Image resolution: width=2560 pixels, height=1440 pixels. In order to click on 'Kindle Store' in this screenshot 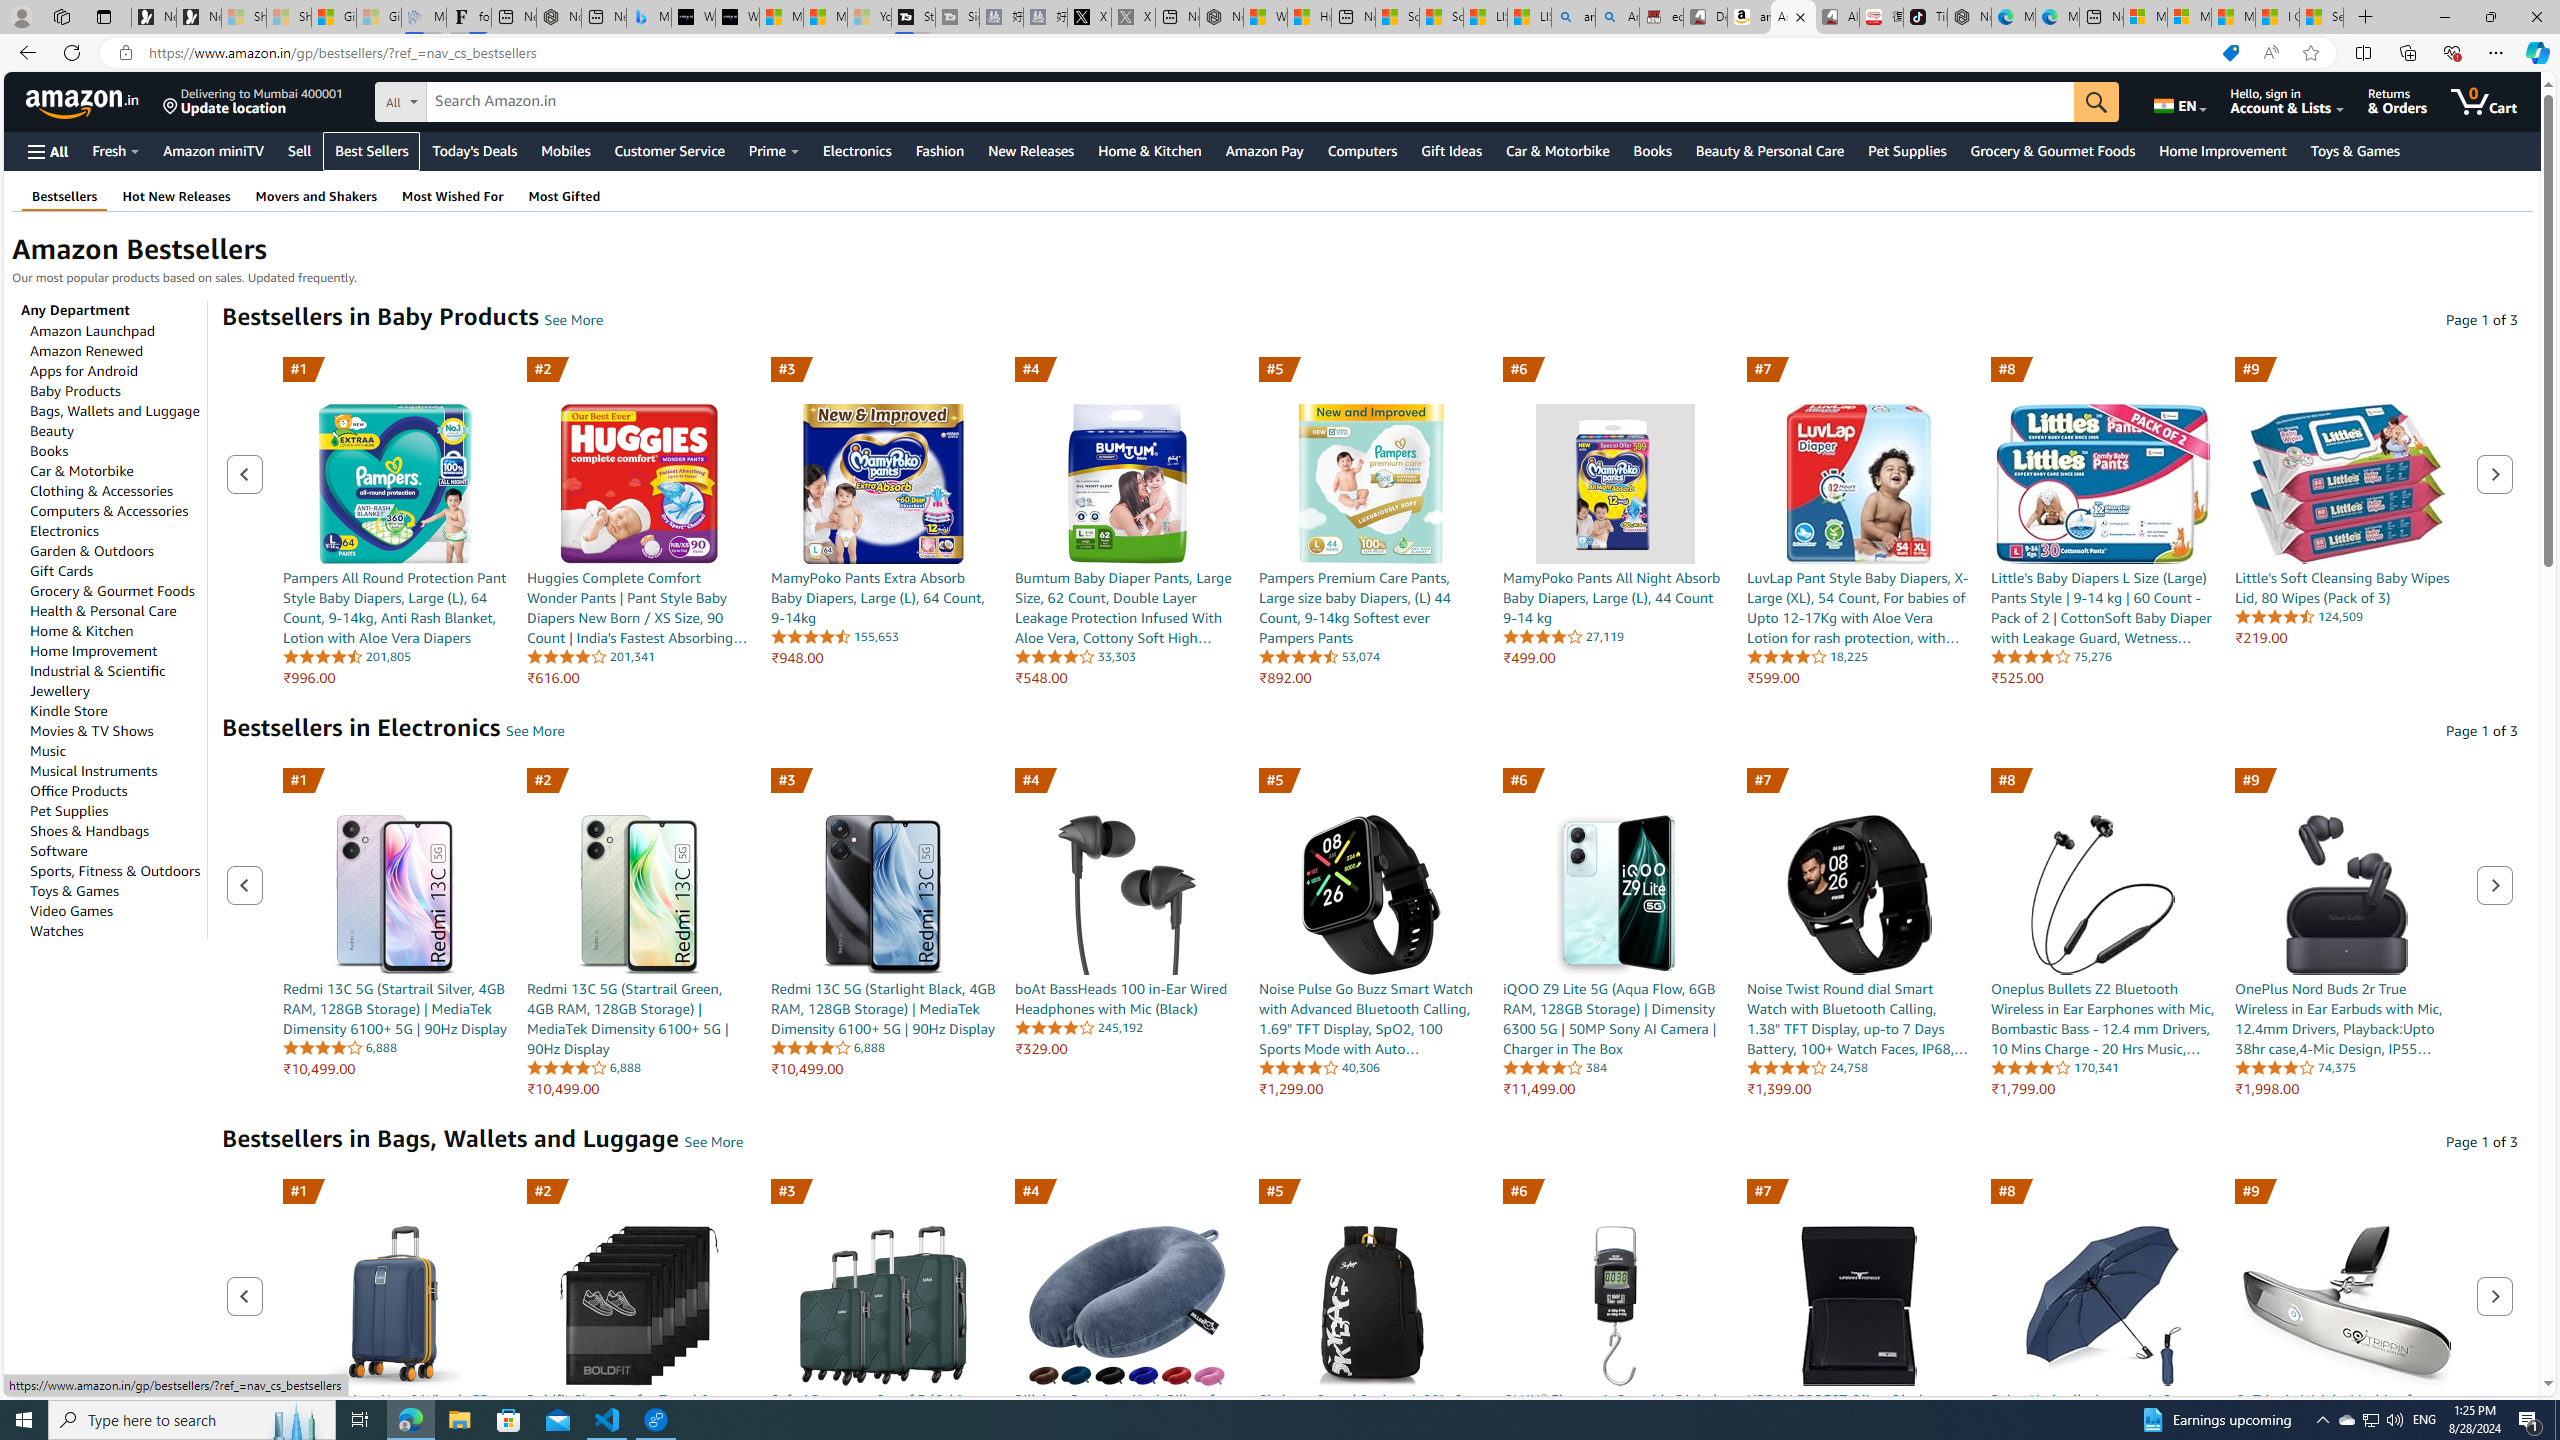, I will do `click(69, 711)`.